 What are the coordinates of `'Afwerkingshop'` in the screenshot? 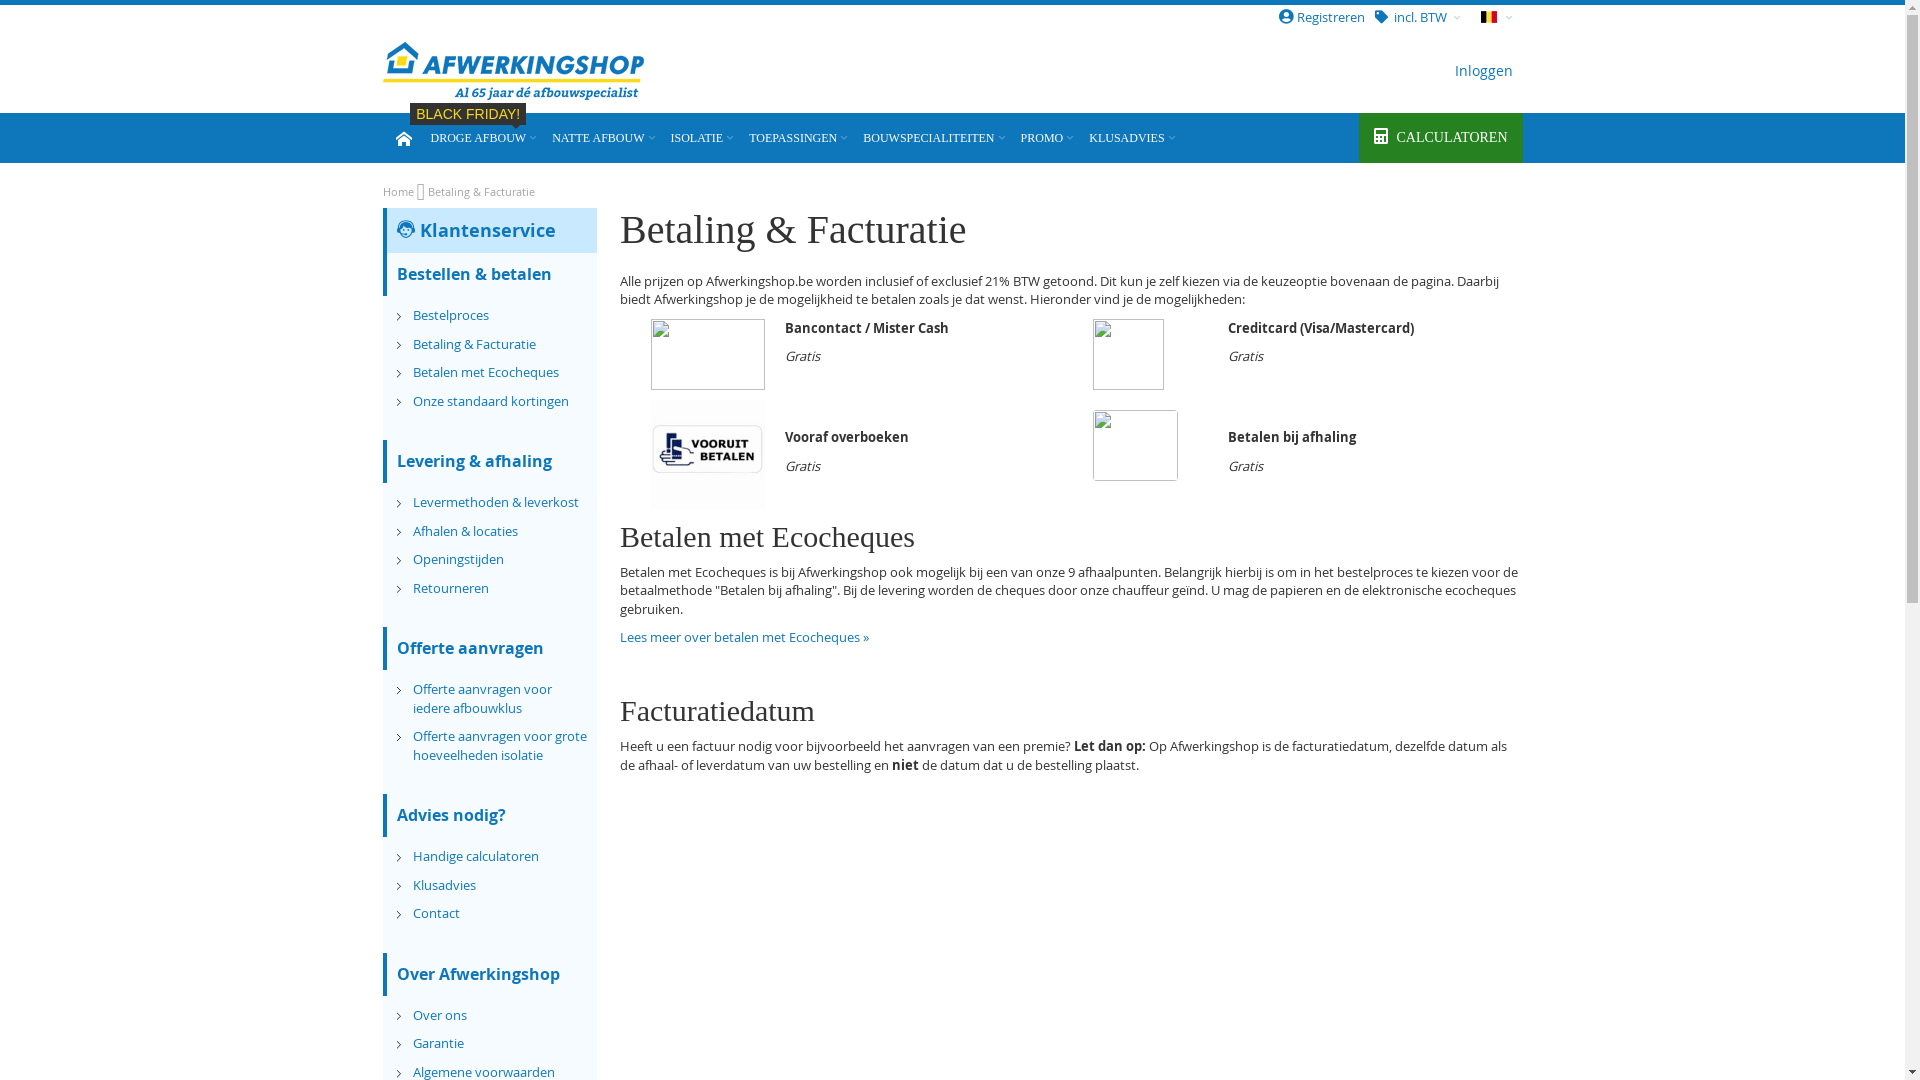 It's located at (512, 69).